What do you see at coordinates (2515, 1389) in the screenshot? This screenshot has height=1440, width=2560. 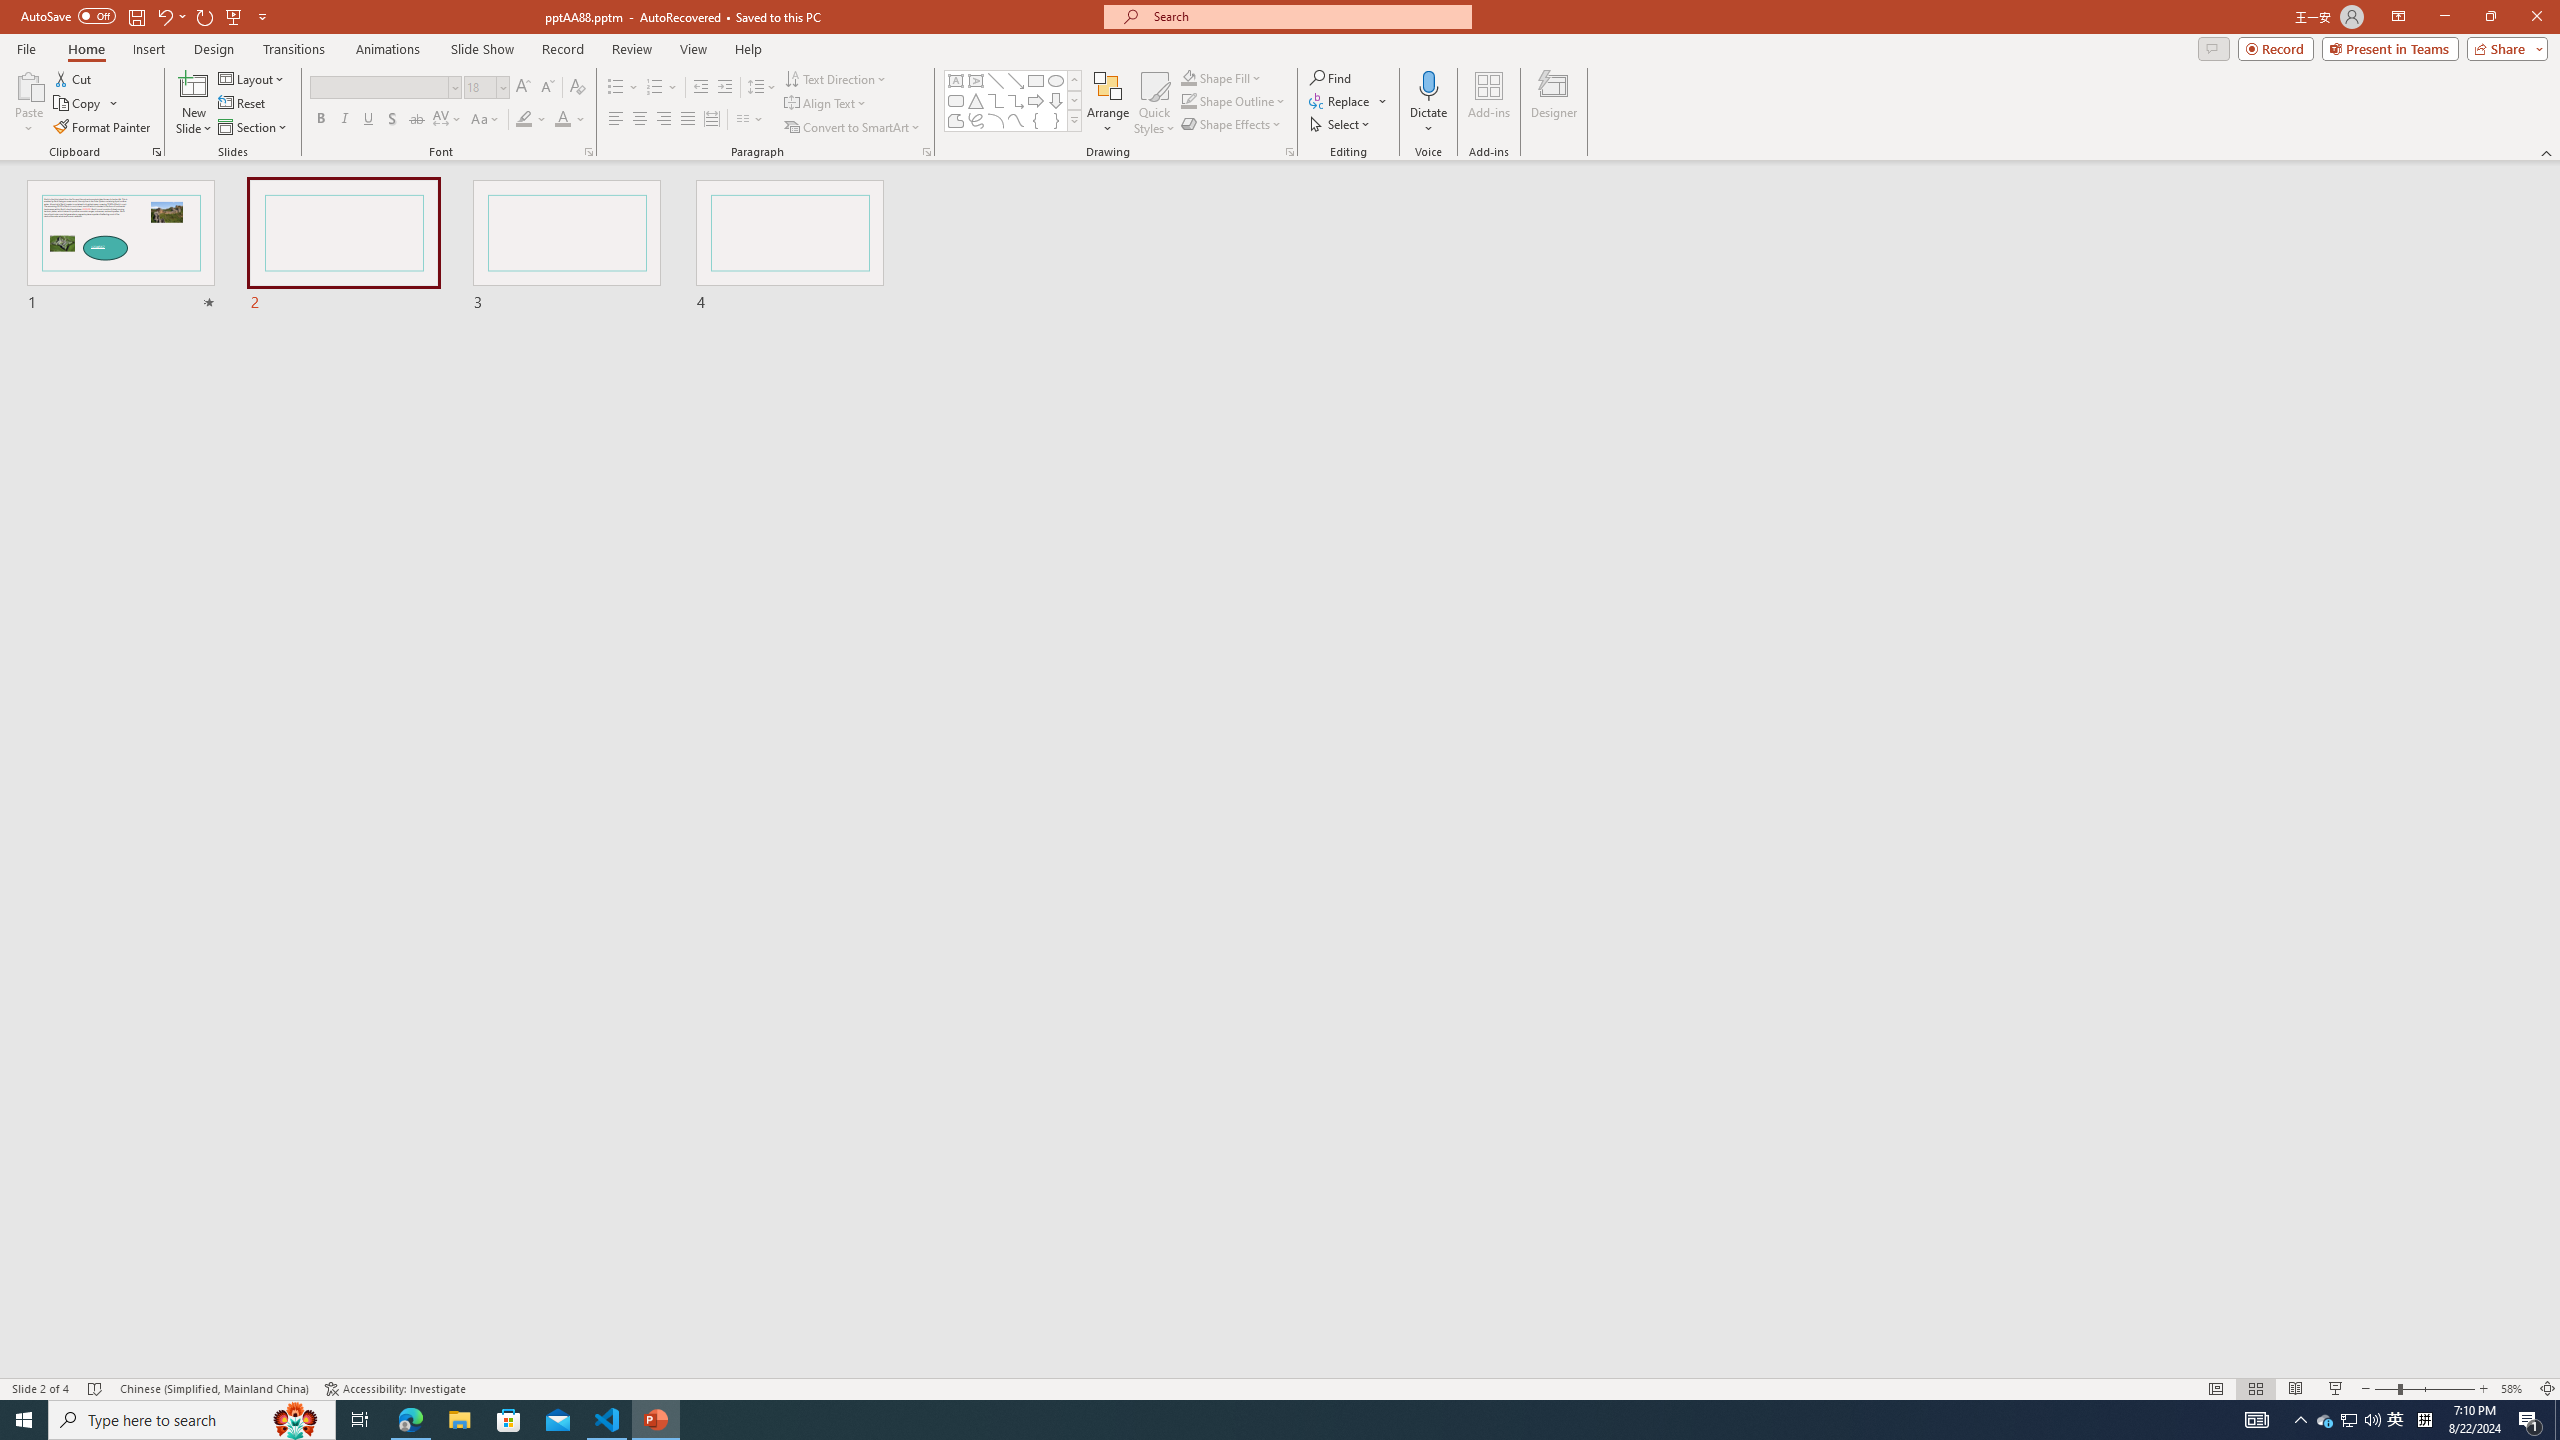 I see `'Zoom 58%'` at bounding box center [2515, 1389].